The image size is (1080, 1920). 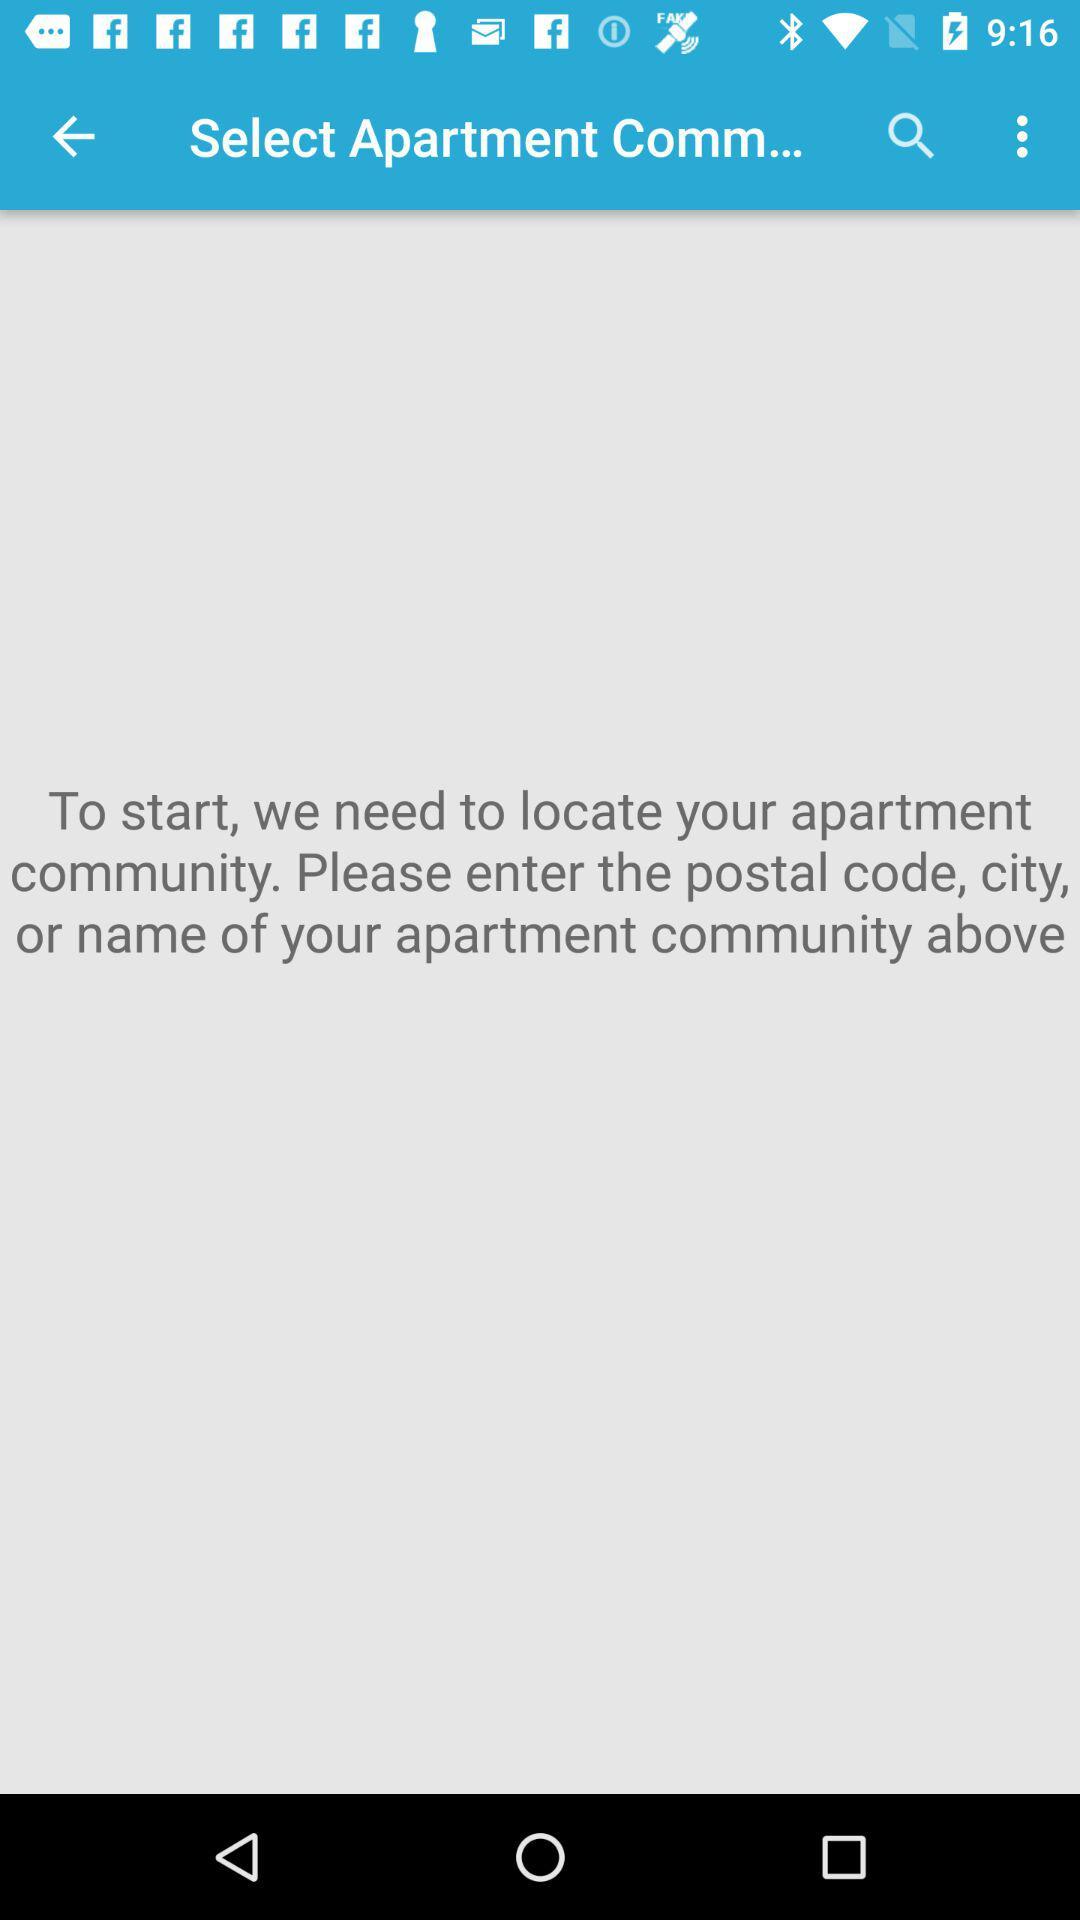 What do you see at coordinates (911, 135) in the screenshot?
I see `the item above to start we icon` at bounding box center [911, 135].